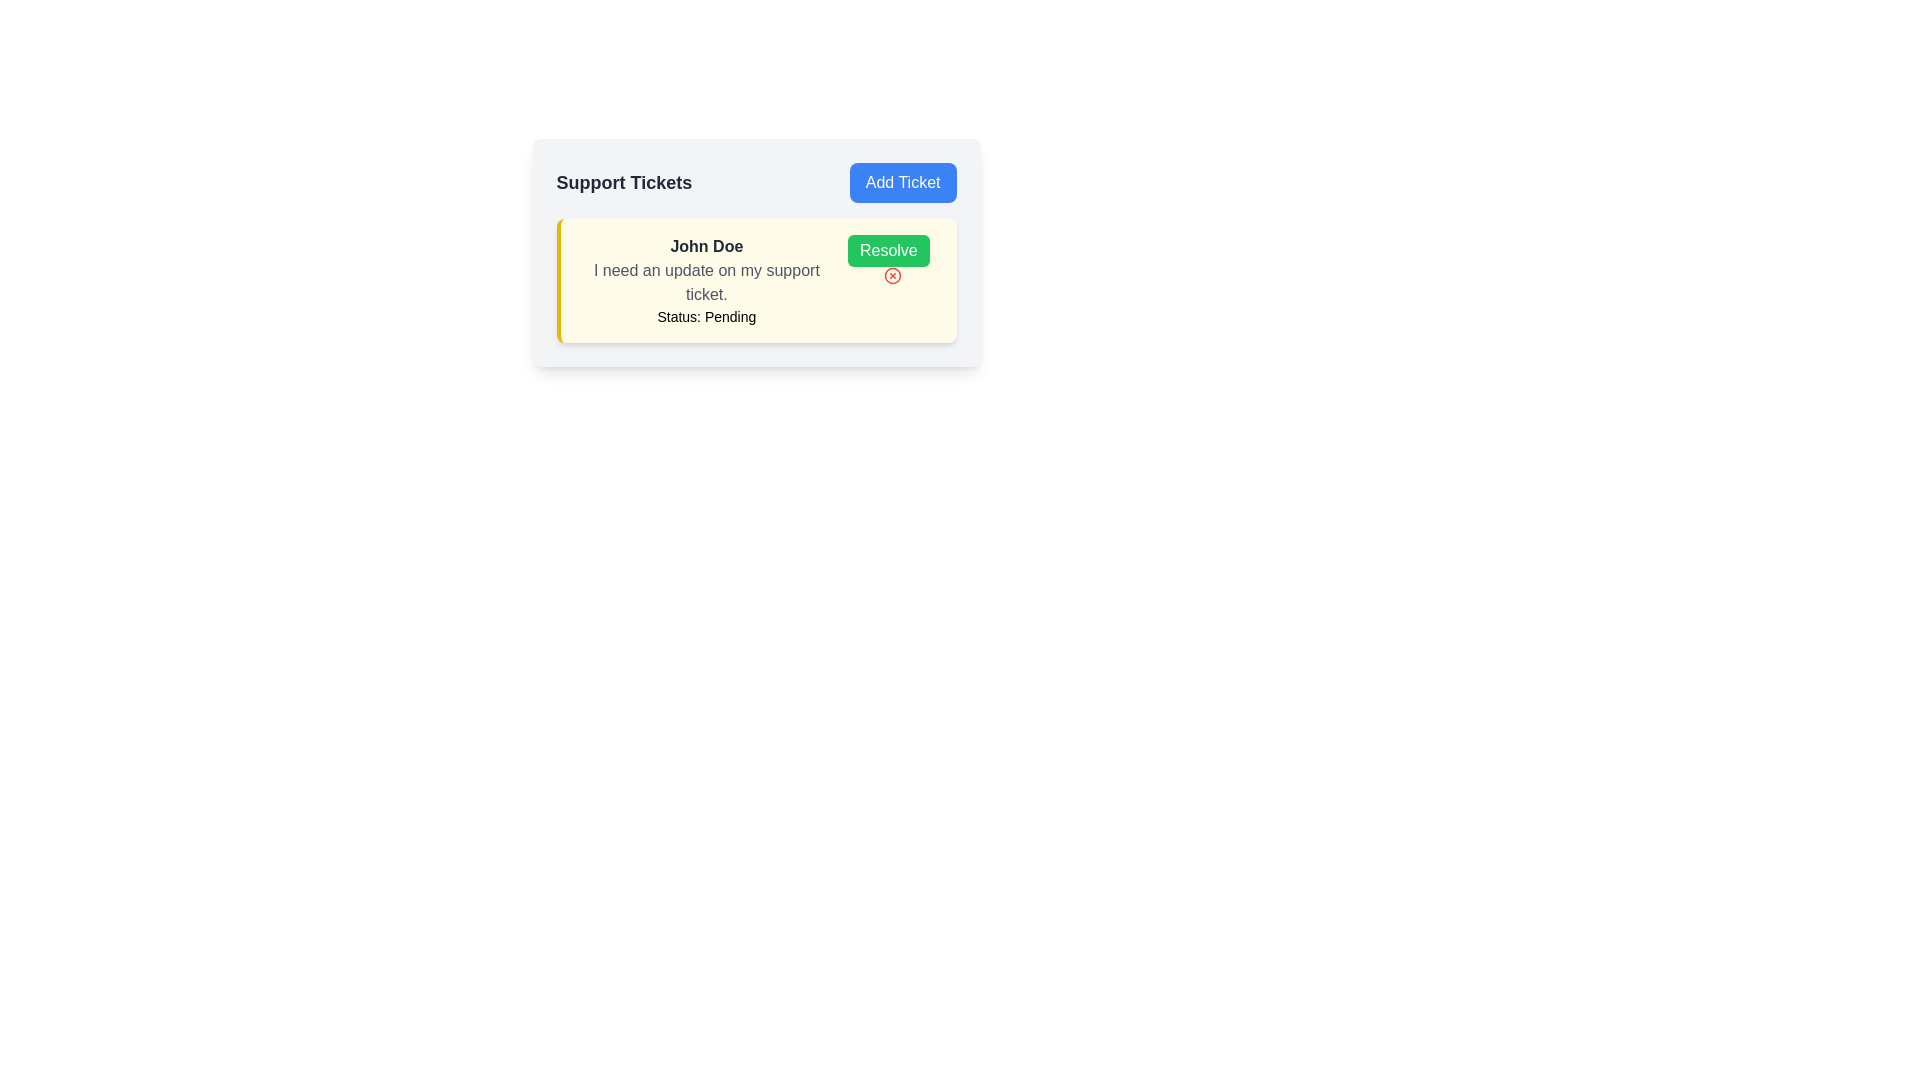 The width and height of the screenshot is (1920, 1080). I want to click on the 'Add Ticket' button, which is a bright blue rectangular button with rounded corners, so click(901, 182).